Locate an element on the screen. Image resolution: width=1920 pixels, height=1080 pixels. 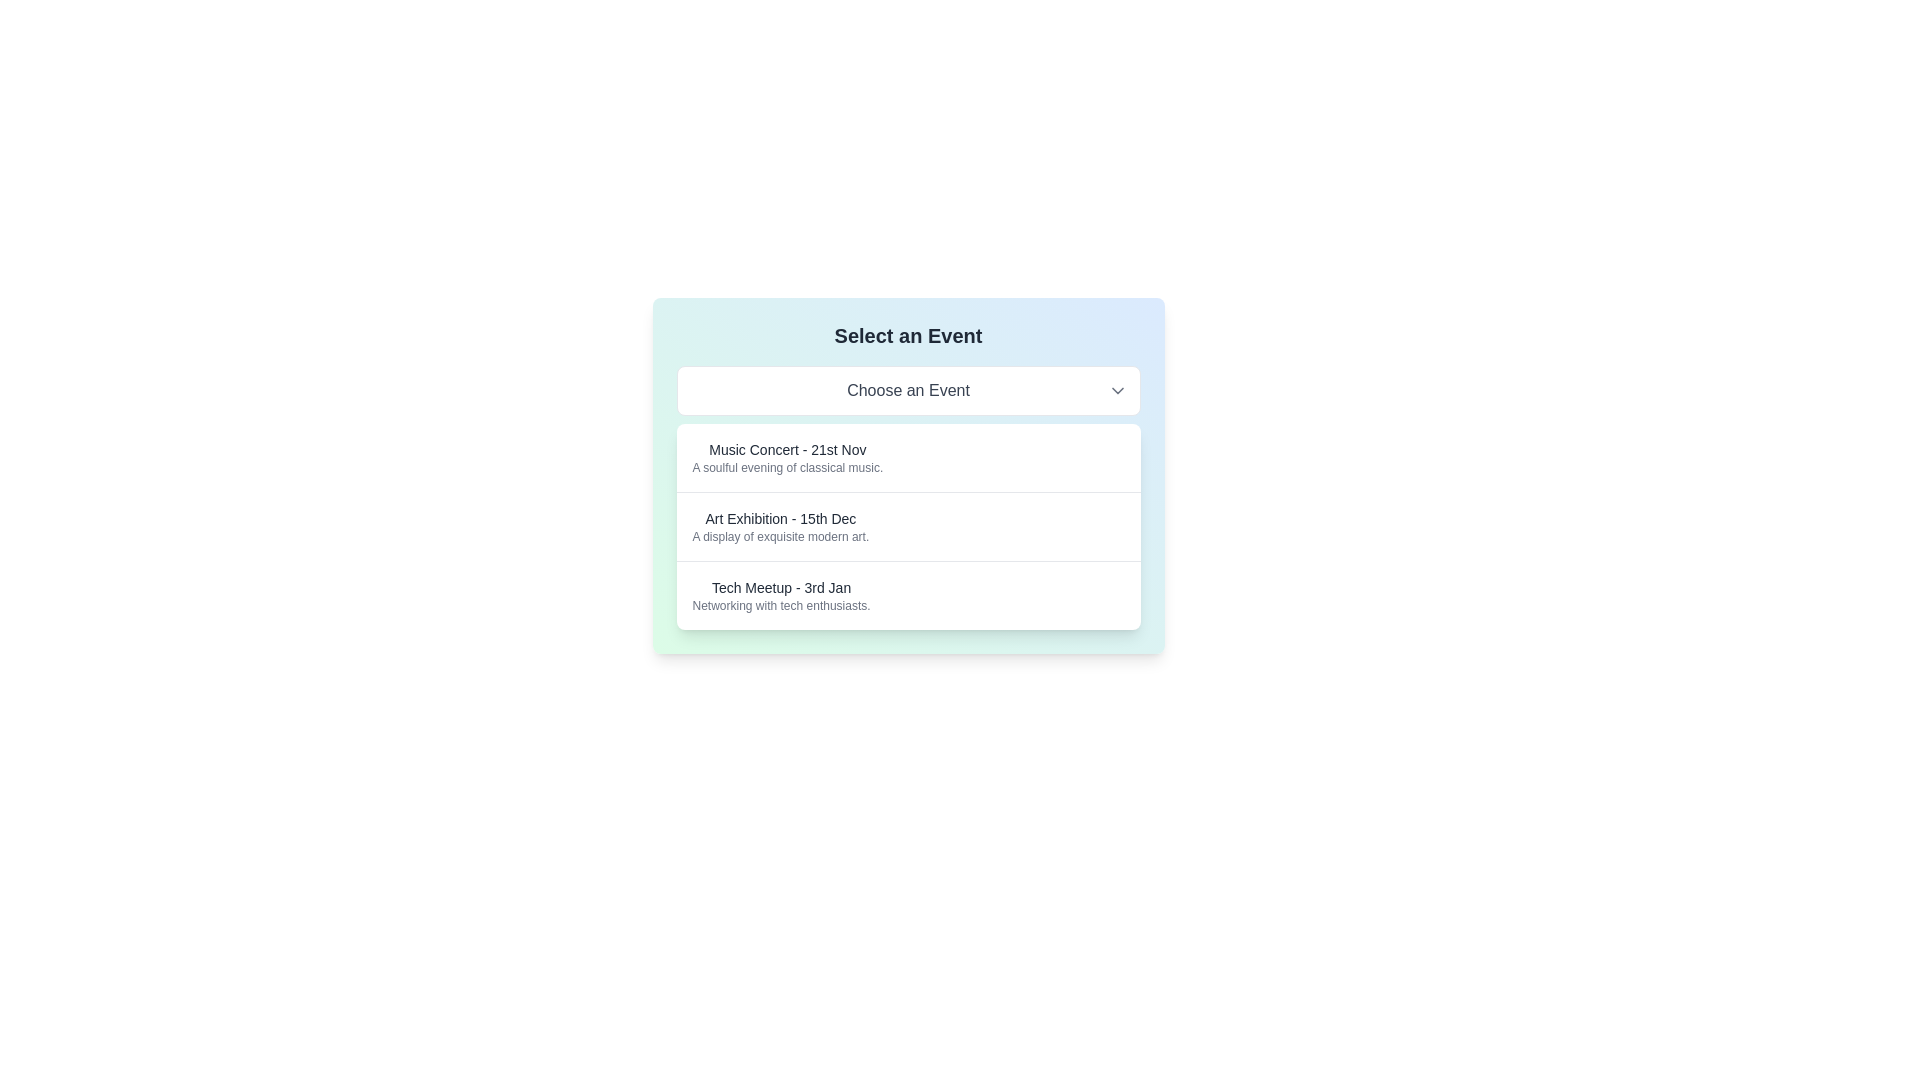
the list item representing 'Tech Meetup - 3rd Jan' is located at coordinates (780, 595).